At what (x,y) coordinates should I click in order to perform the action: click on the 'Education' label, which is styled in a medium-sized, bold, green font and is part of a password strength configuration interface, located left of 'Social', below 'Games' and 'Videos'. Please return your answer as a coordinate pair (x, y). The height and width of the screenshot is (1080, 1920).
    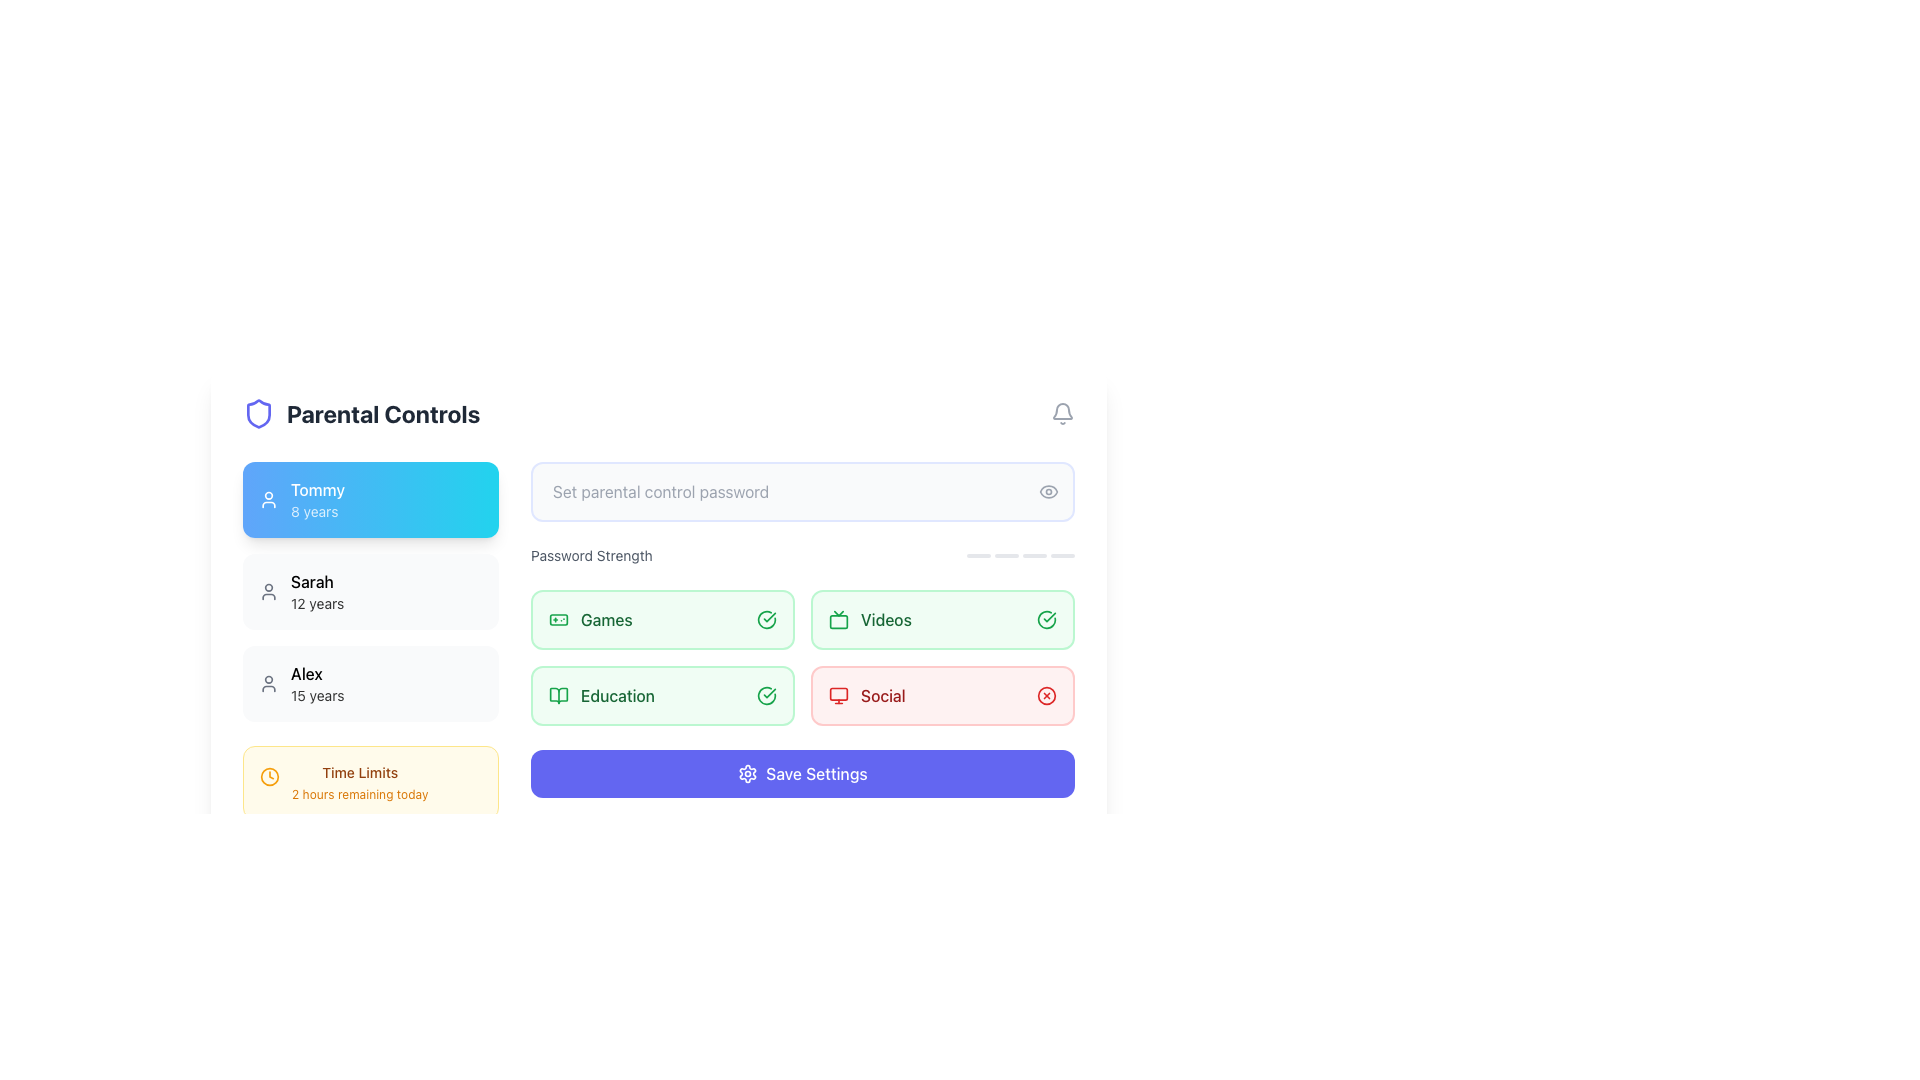
    Looking at the image, I should click on (617, 694).